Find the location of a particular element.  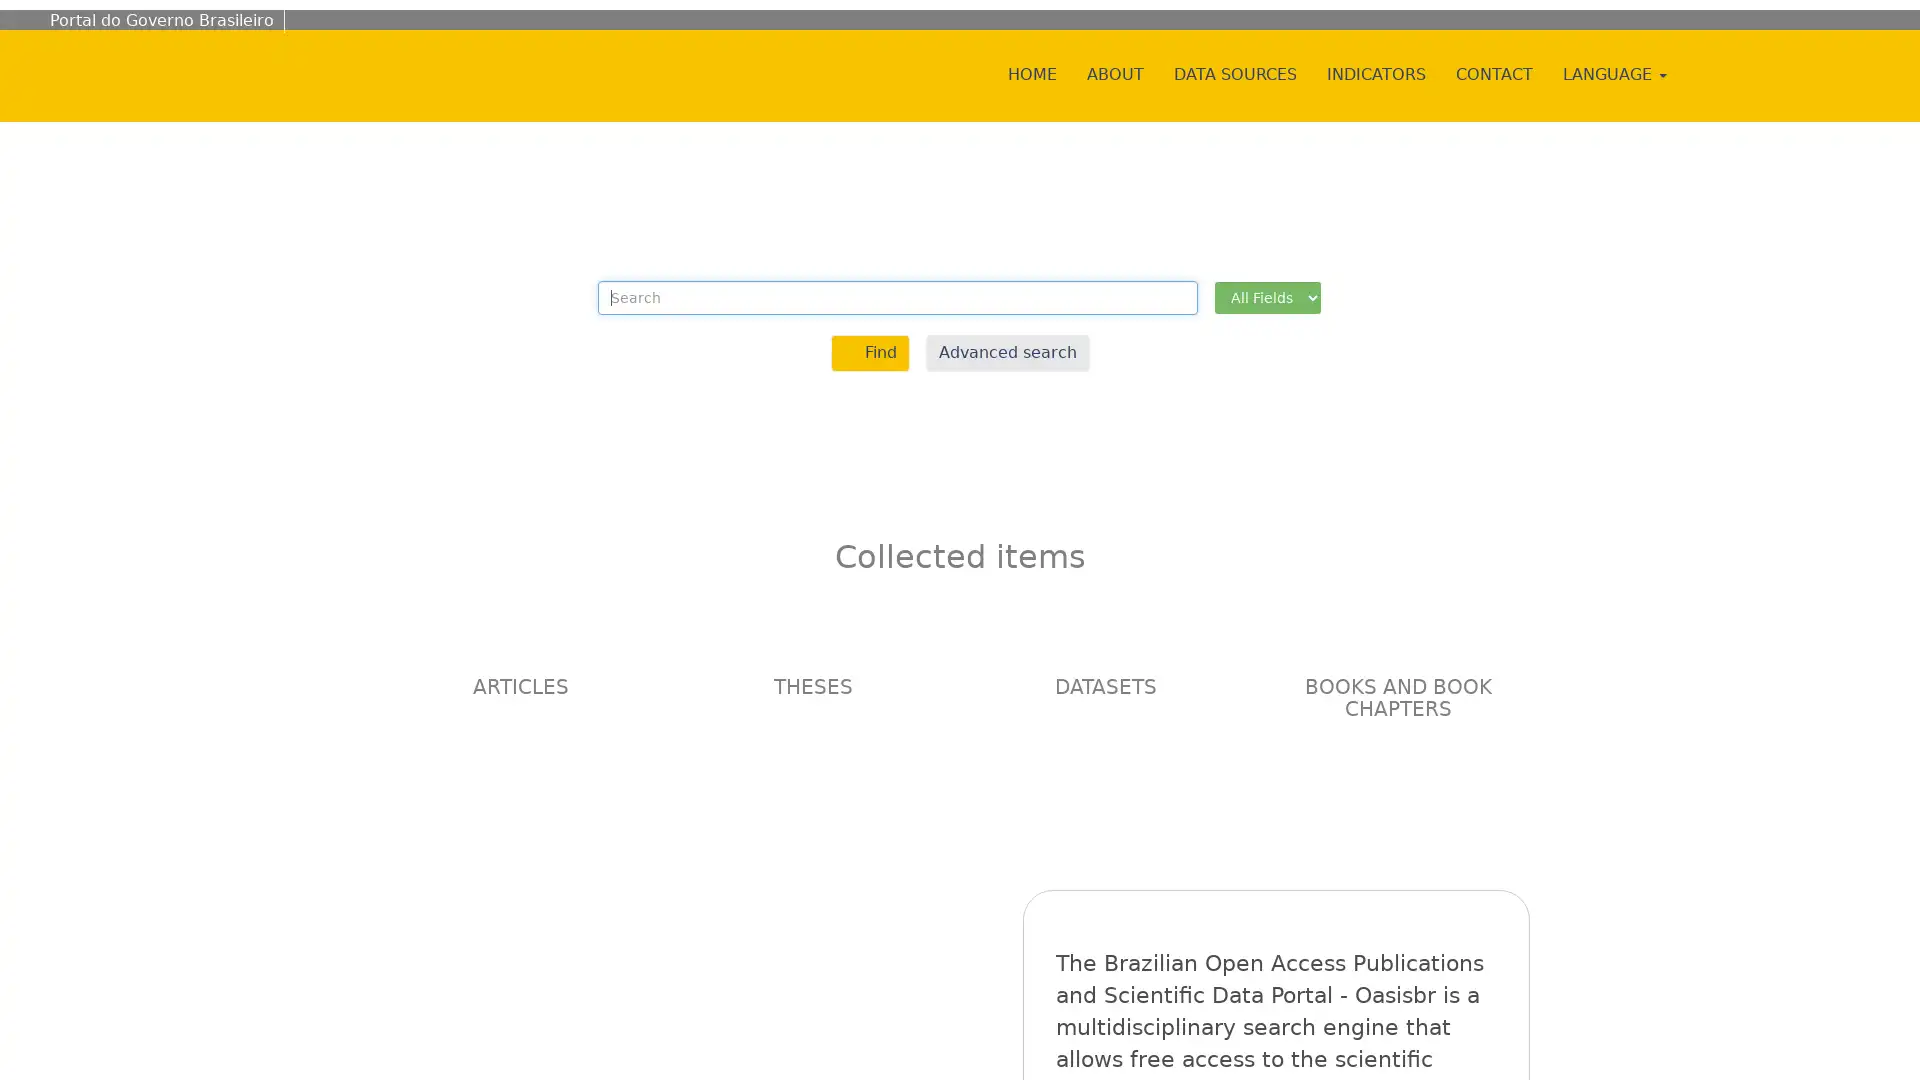

Find is located at coordinates (869, 351).